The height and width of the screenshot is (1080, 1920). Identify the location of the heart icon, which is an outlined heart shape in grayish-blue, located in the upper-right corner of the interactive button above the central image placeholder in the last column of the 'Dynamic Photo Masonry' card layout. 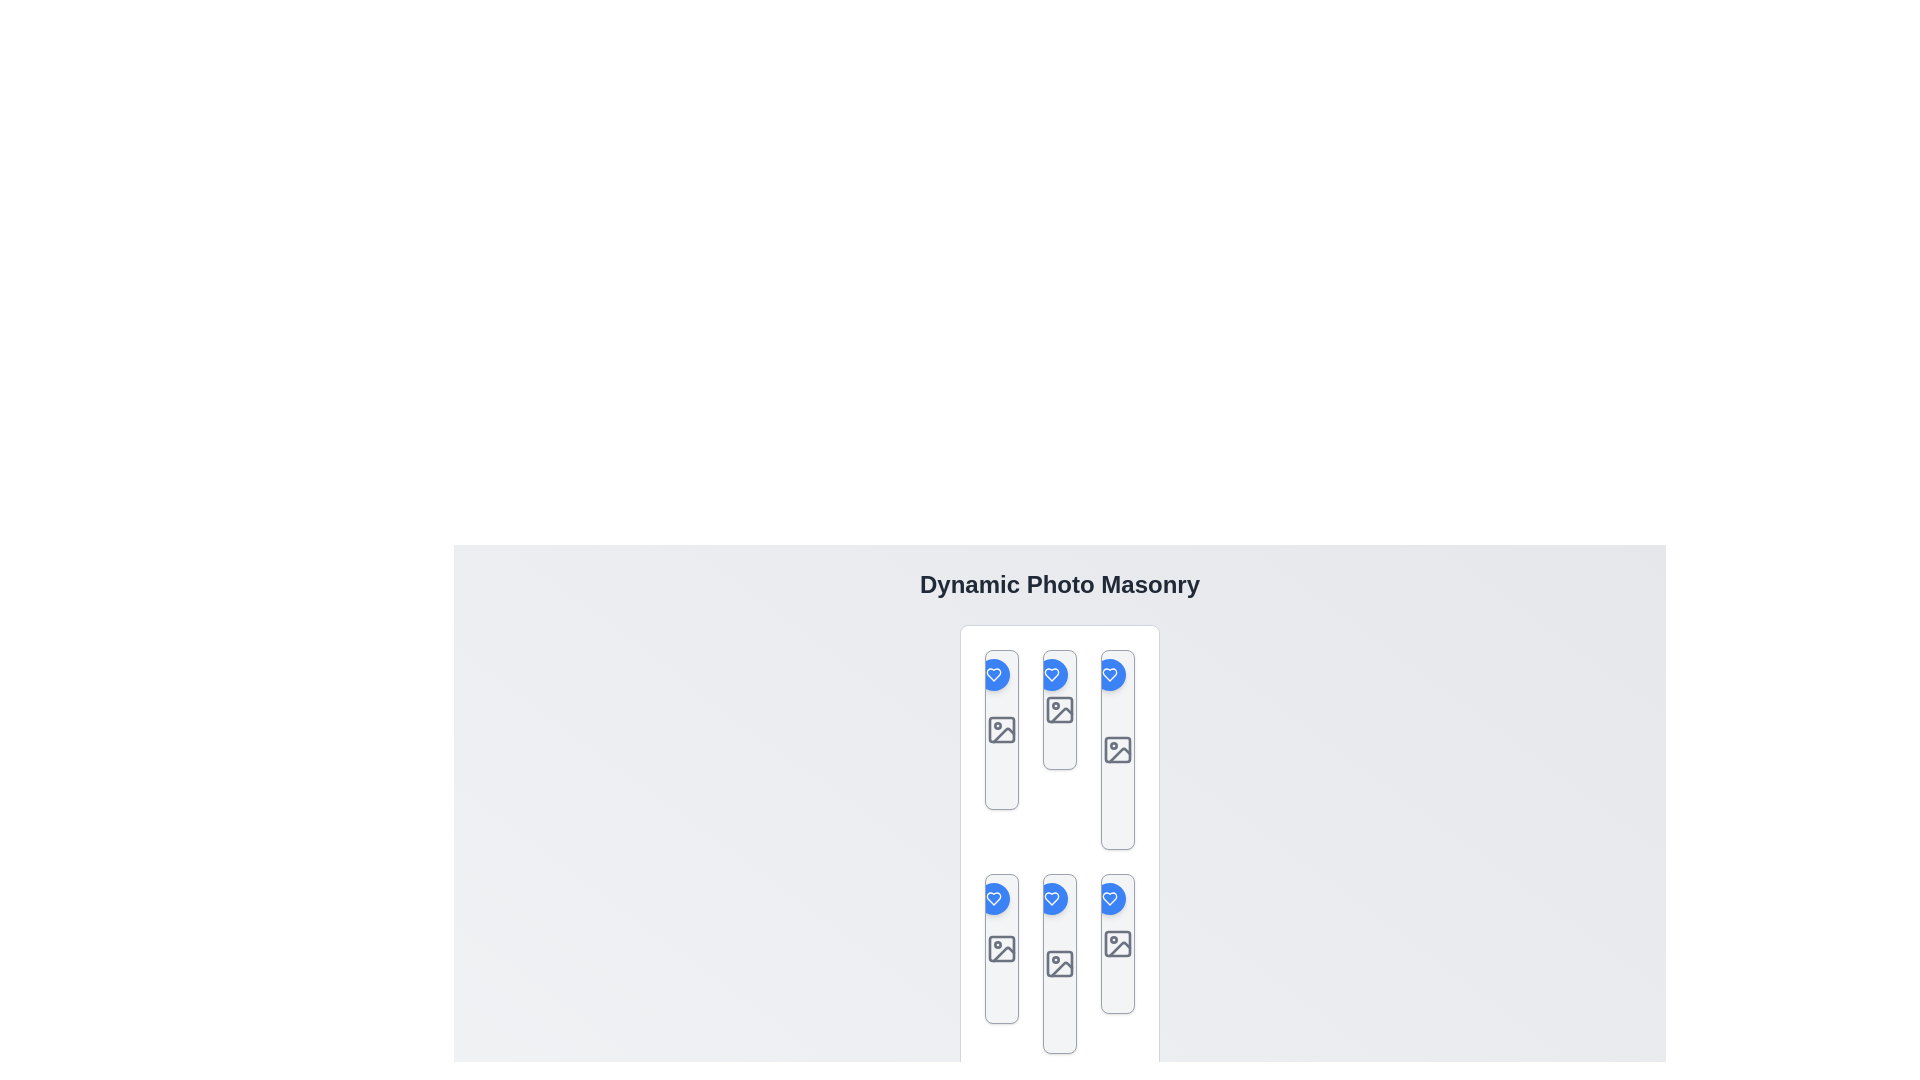
(1050, 897).